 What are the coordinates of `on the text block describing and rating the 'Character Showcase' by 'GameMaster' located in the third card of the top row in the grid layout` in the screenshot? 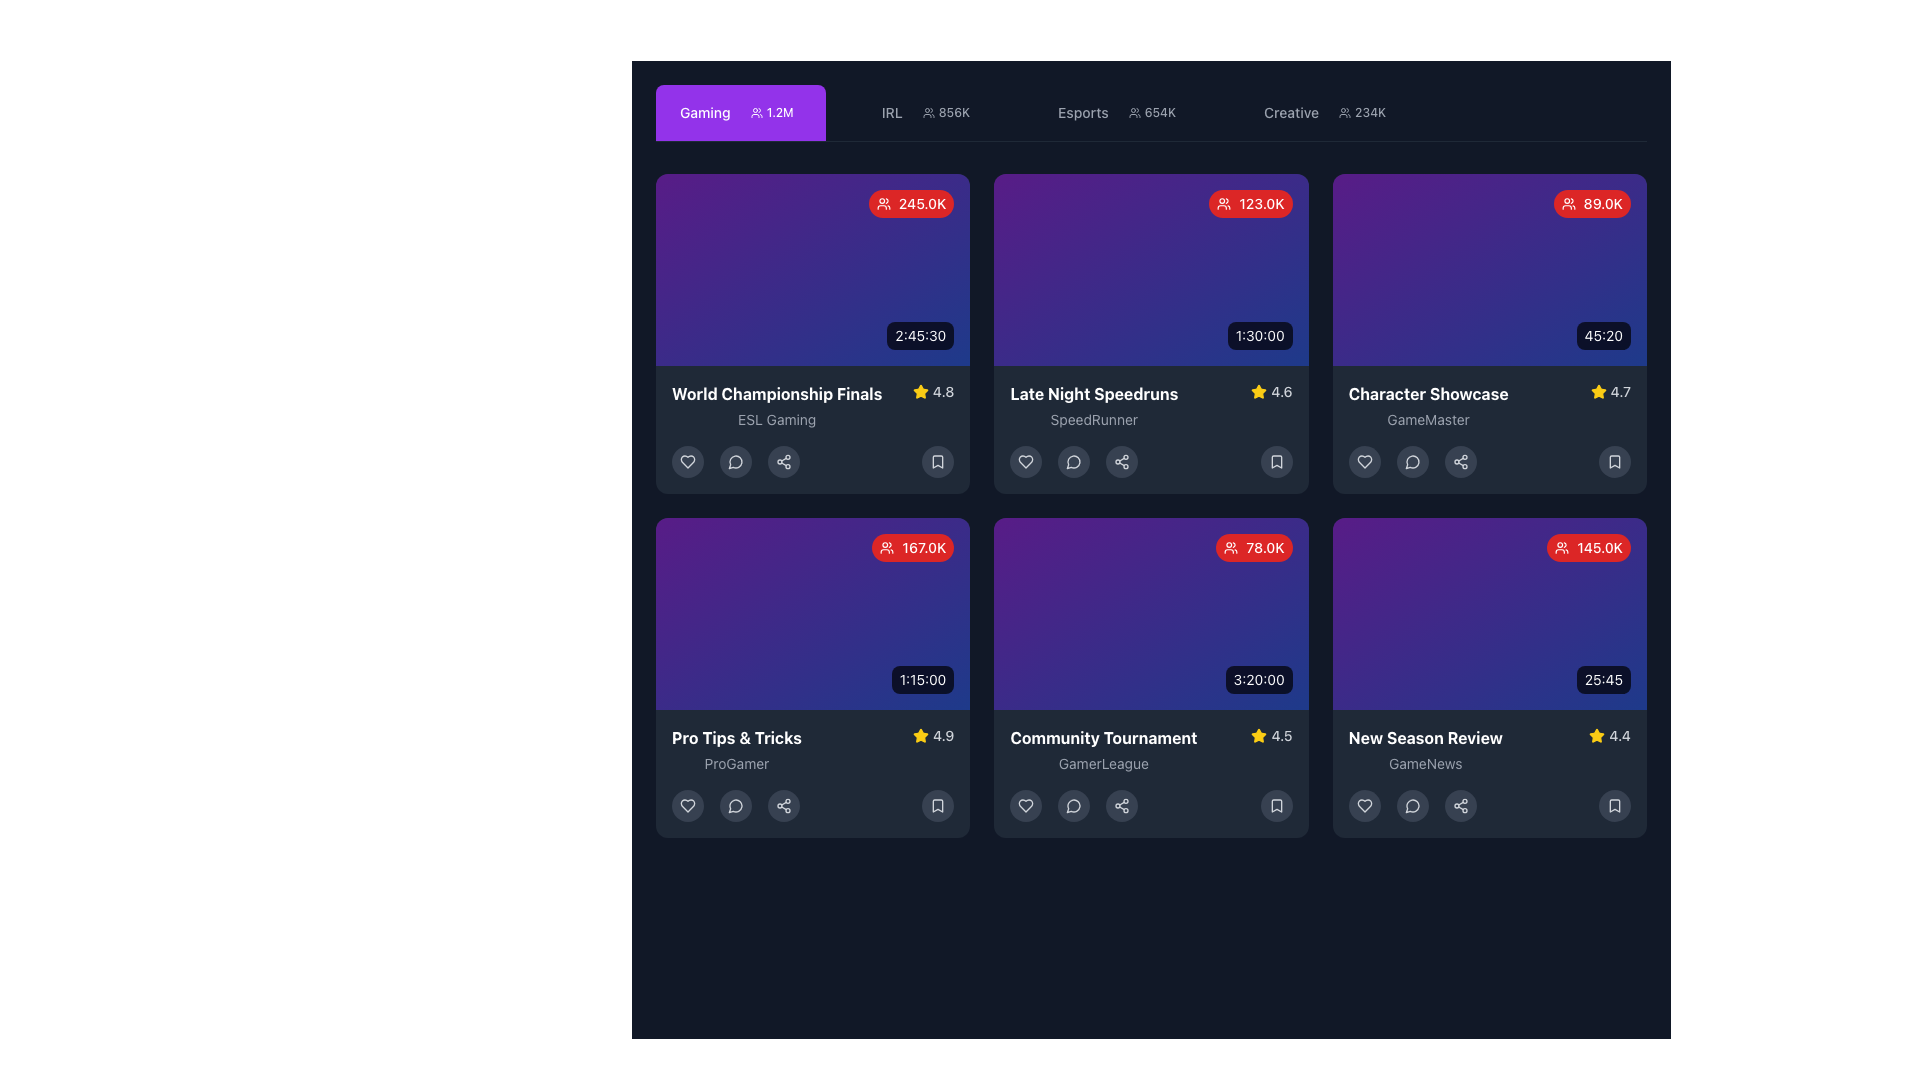 It's located at (1489, 405).